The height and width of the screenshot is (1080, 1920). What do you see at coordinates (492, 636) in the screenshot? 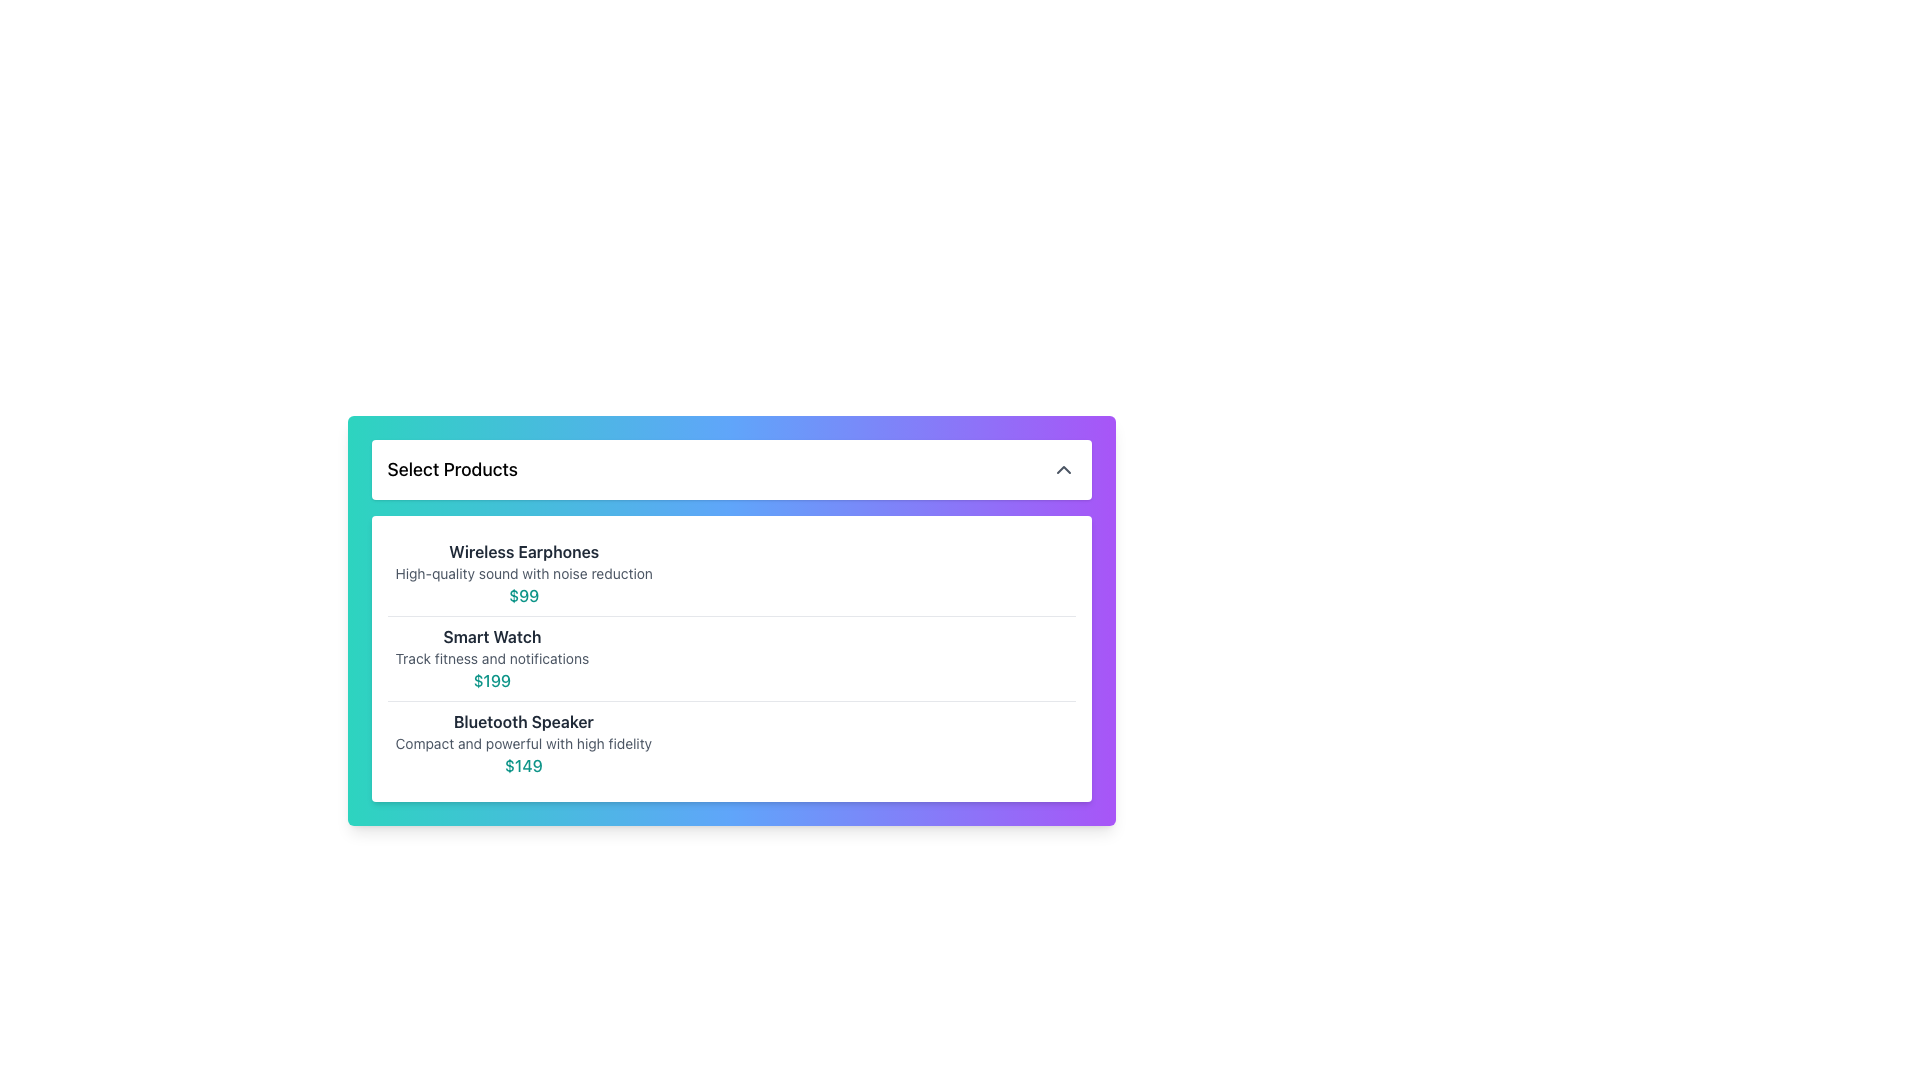
I see `the bold text label that reads 'Smart Watch', which is styled with a strong font weight and dark gray color, positioned under the 'Select Products' section` at bounding box center [492, 636].